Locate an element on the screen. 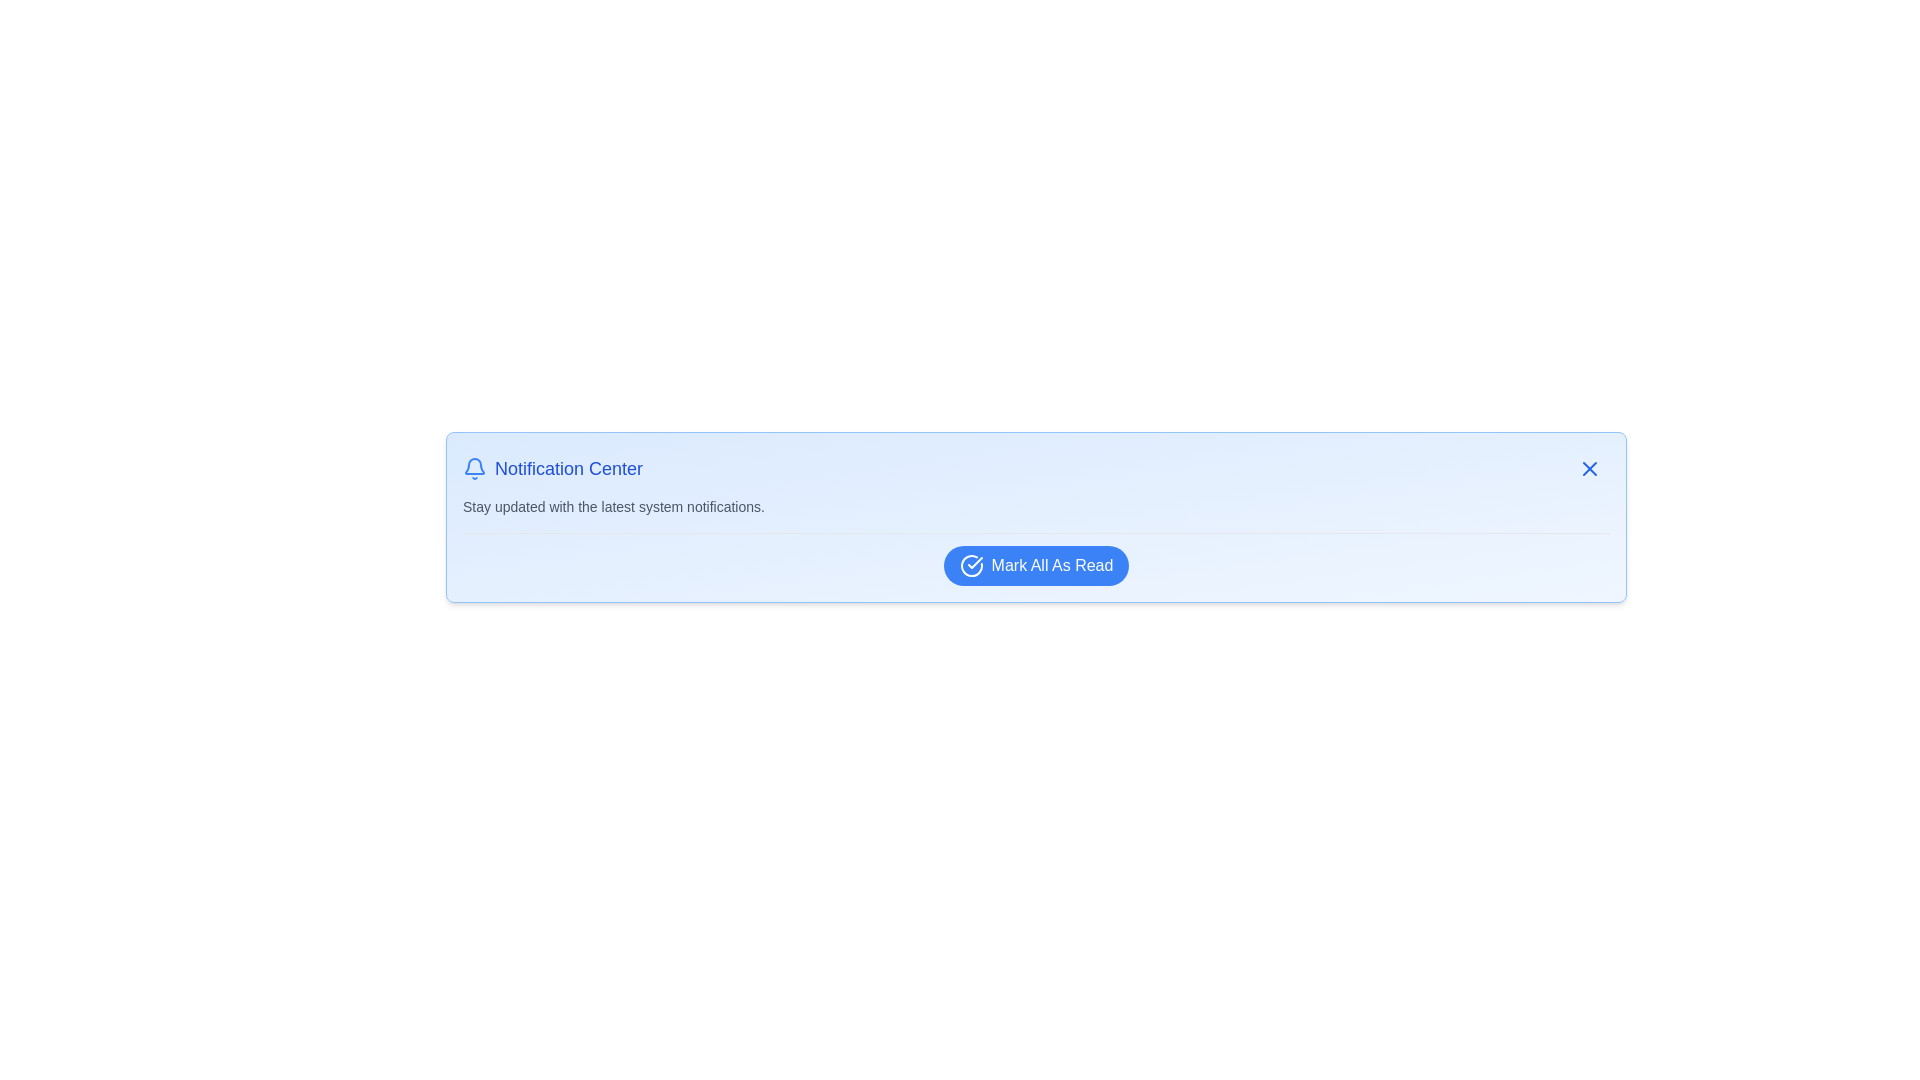 This screenshot has width=1920, height=1080. the close button located in the top-right corner of the light blue notification box titled 'Notification Center' is located at coordinates (1588, 469).